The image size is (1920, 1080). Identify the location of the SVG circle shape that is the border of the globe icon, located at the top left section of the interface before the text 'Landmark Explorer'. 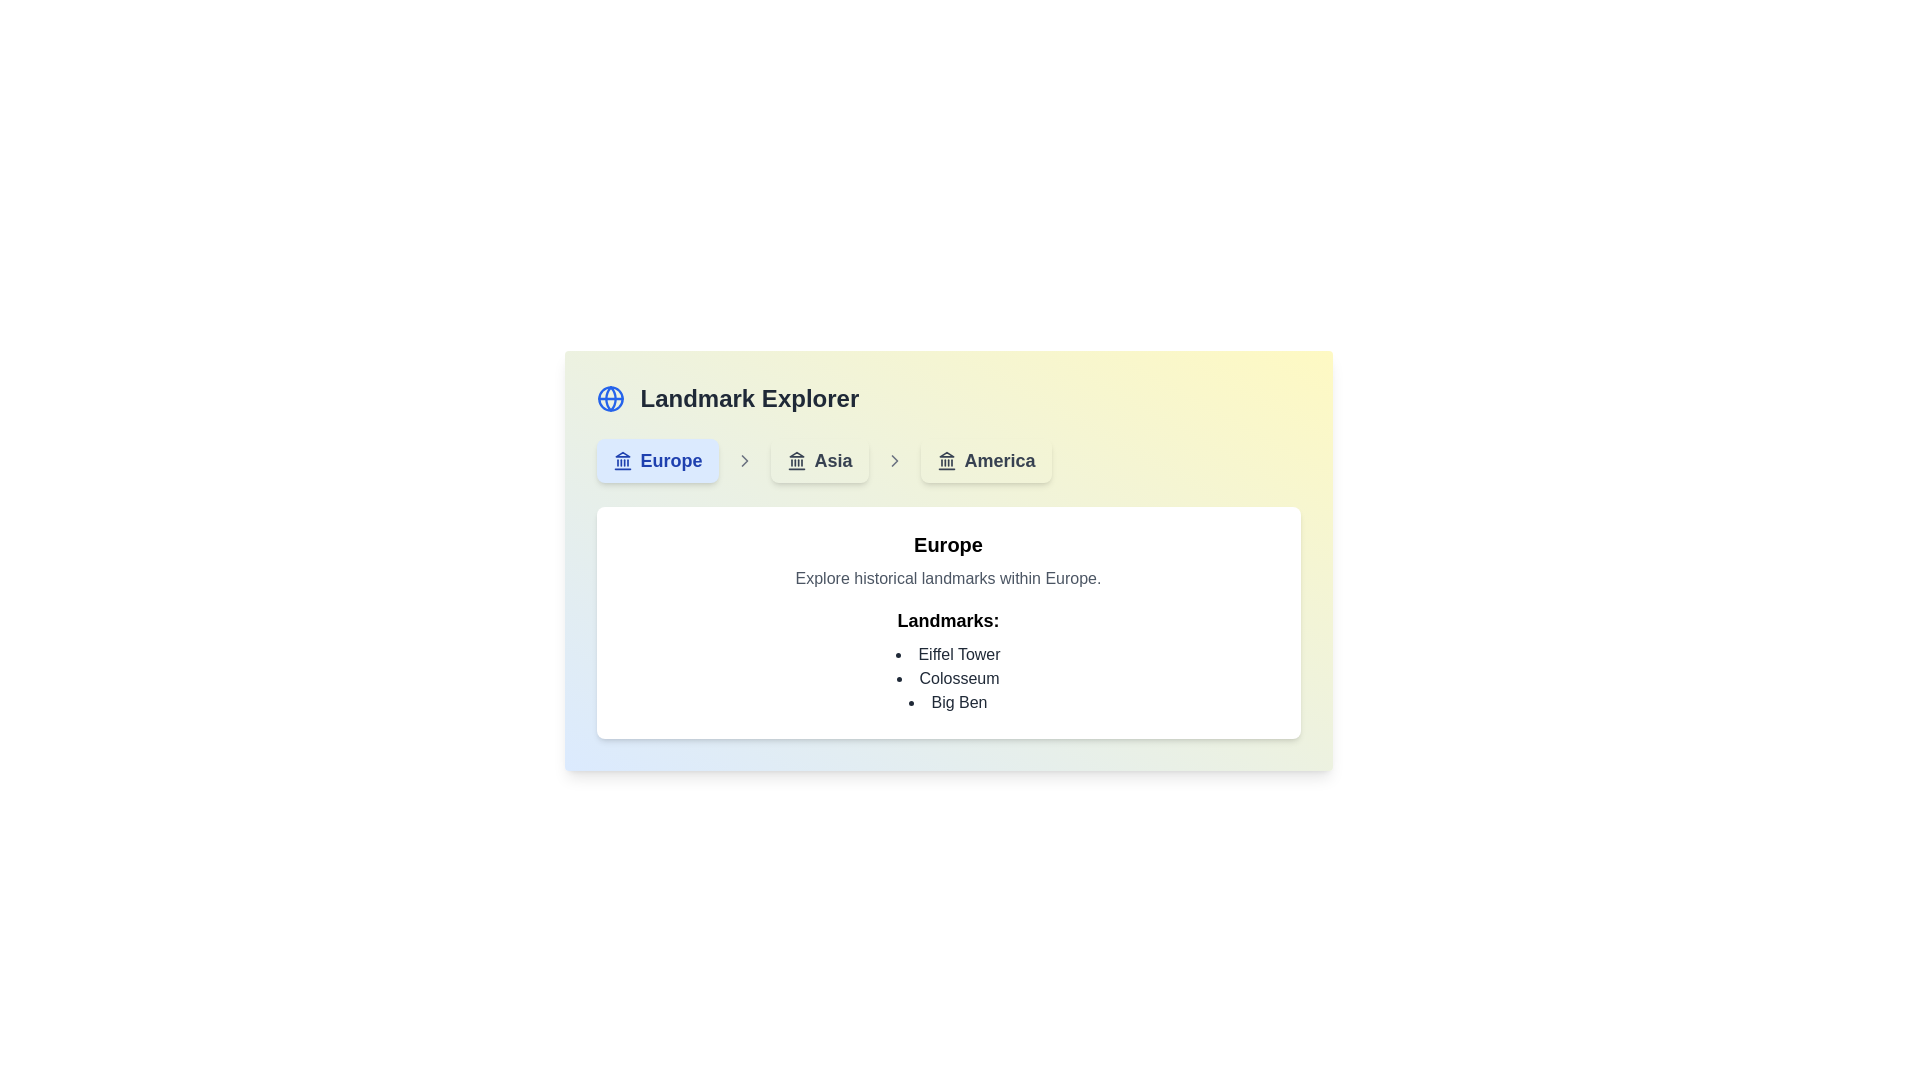
(609, 398).